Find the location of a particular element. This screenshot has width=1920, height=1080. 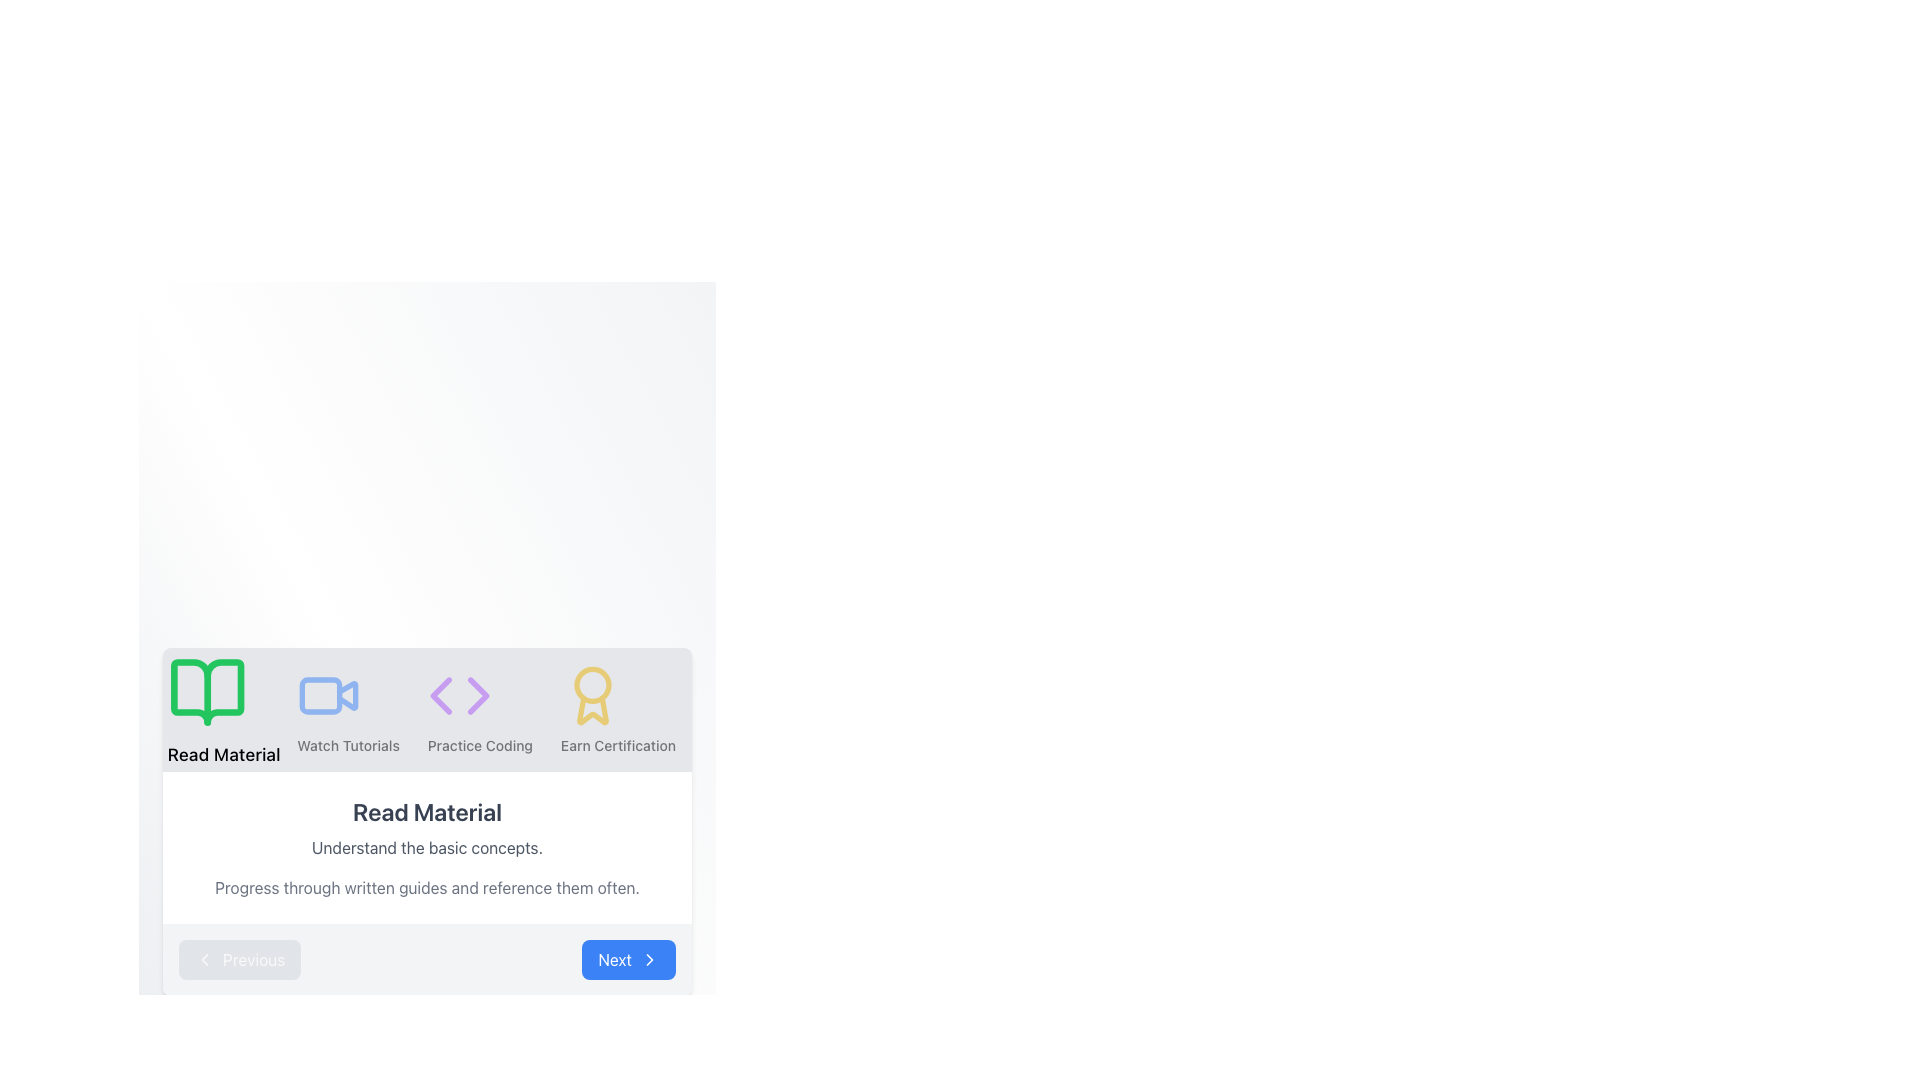

the central circular decorative element of the award icon located on the far right of the horizontal menu, adjacent to the 'Earn Certification' label is located at coordinates (591, 684).